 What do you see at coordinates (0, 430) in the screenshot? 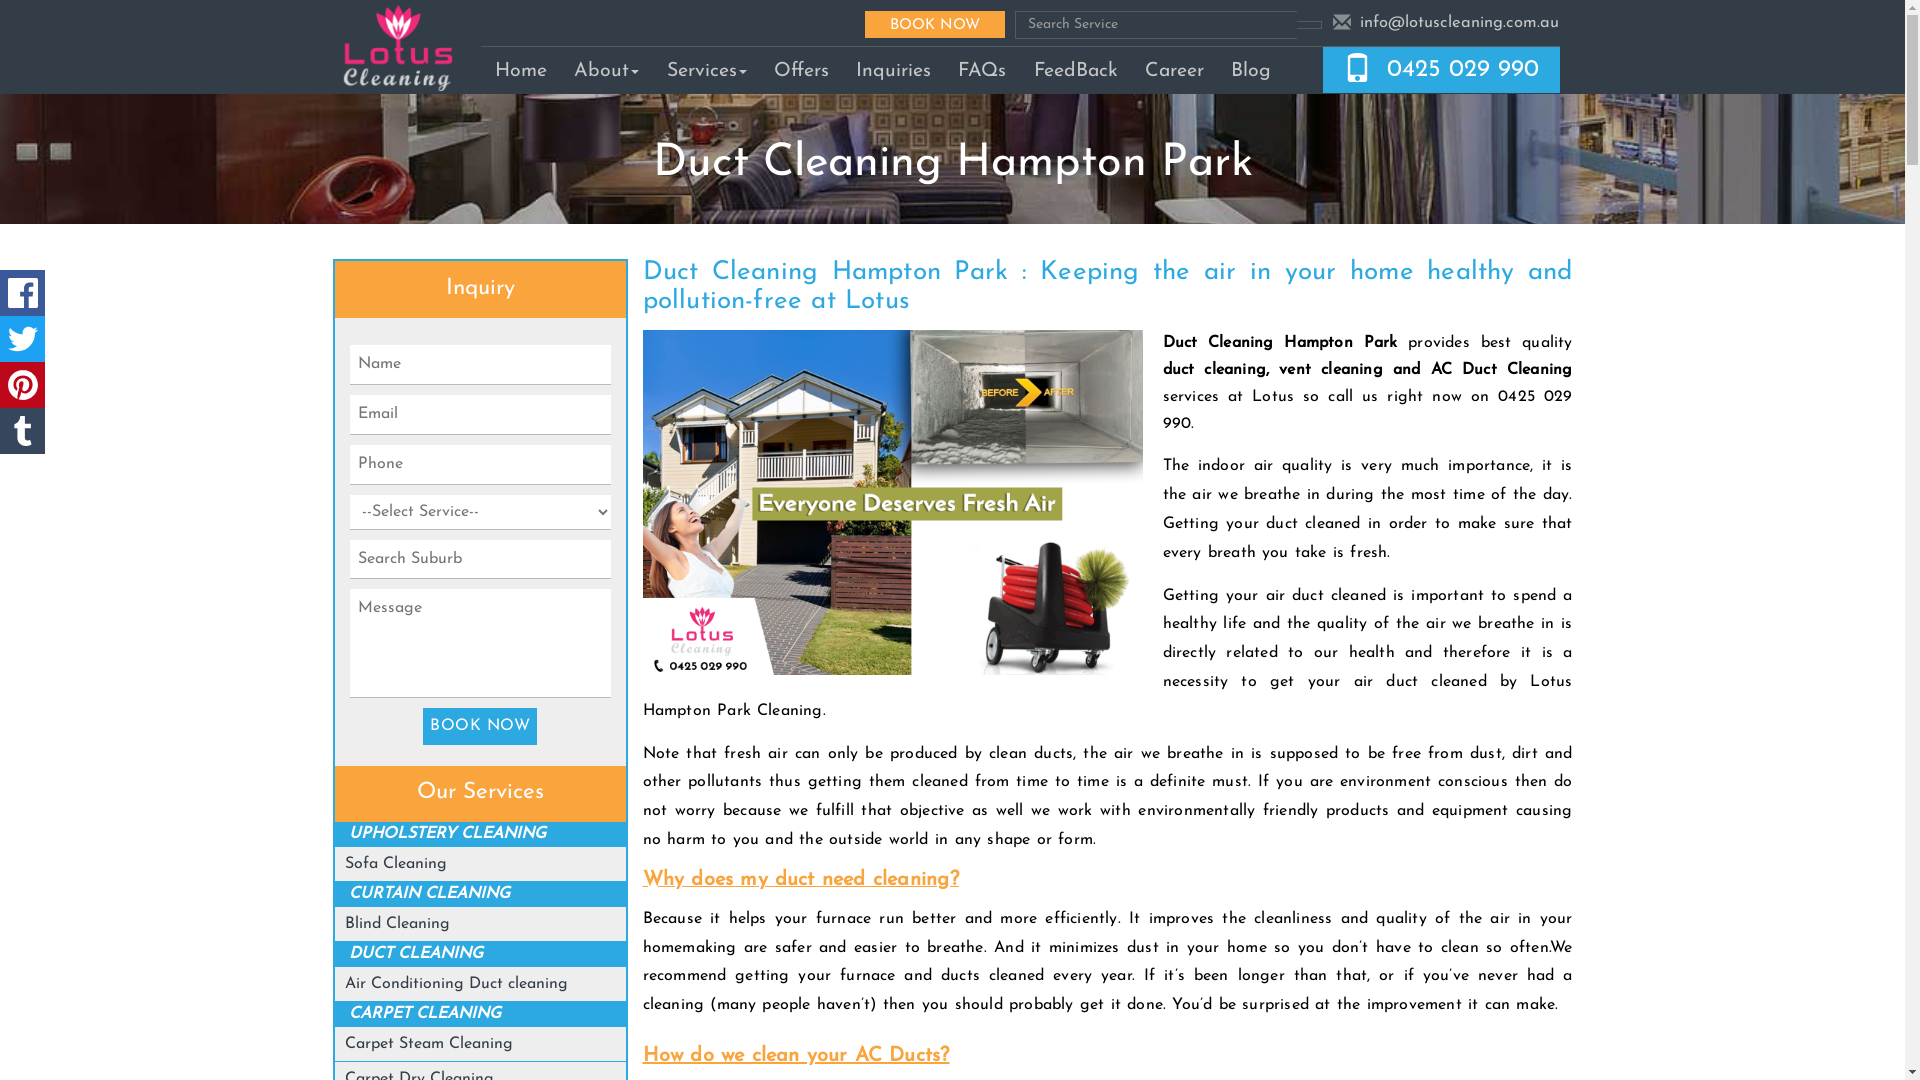
I see `'share with: tumblr'` at bounding box center [0, 430].